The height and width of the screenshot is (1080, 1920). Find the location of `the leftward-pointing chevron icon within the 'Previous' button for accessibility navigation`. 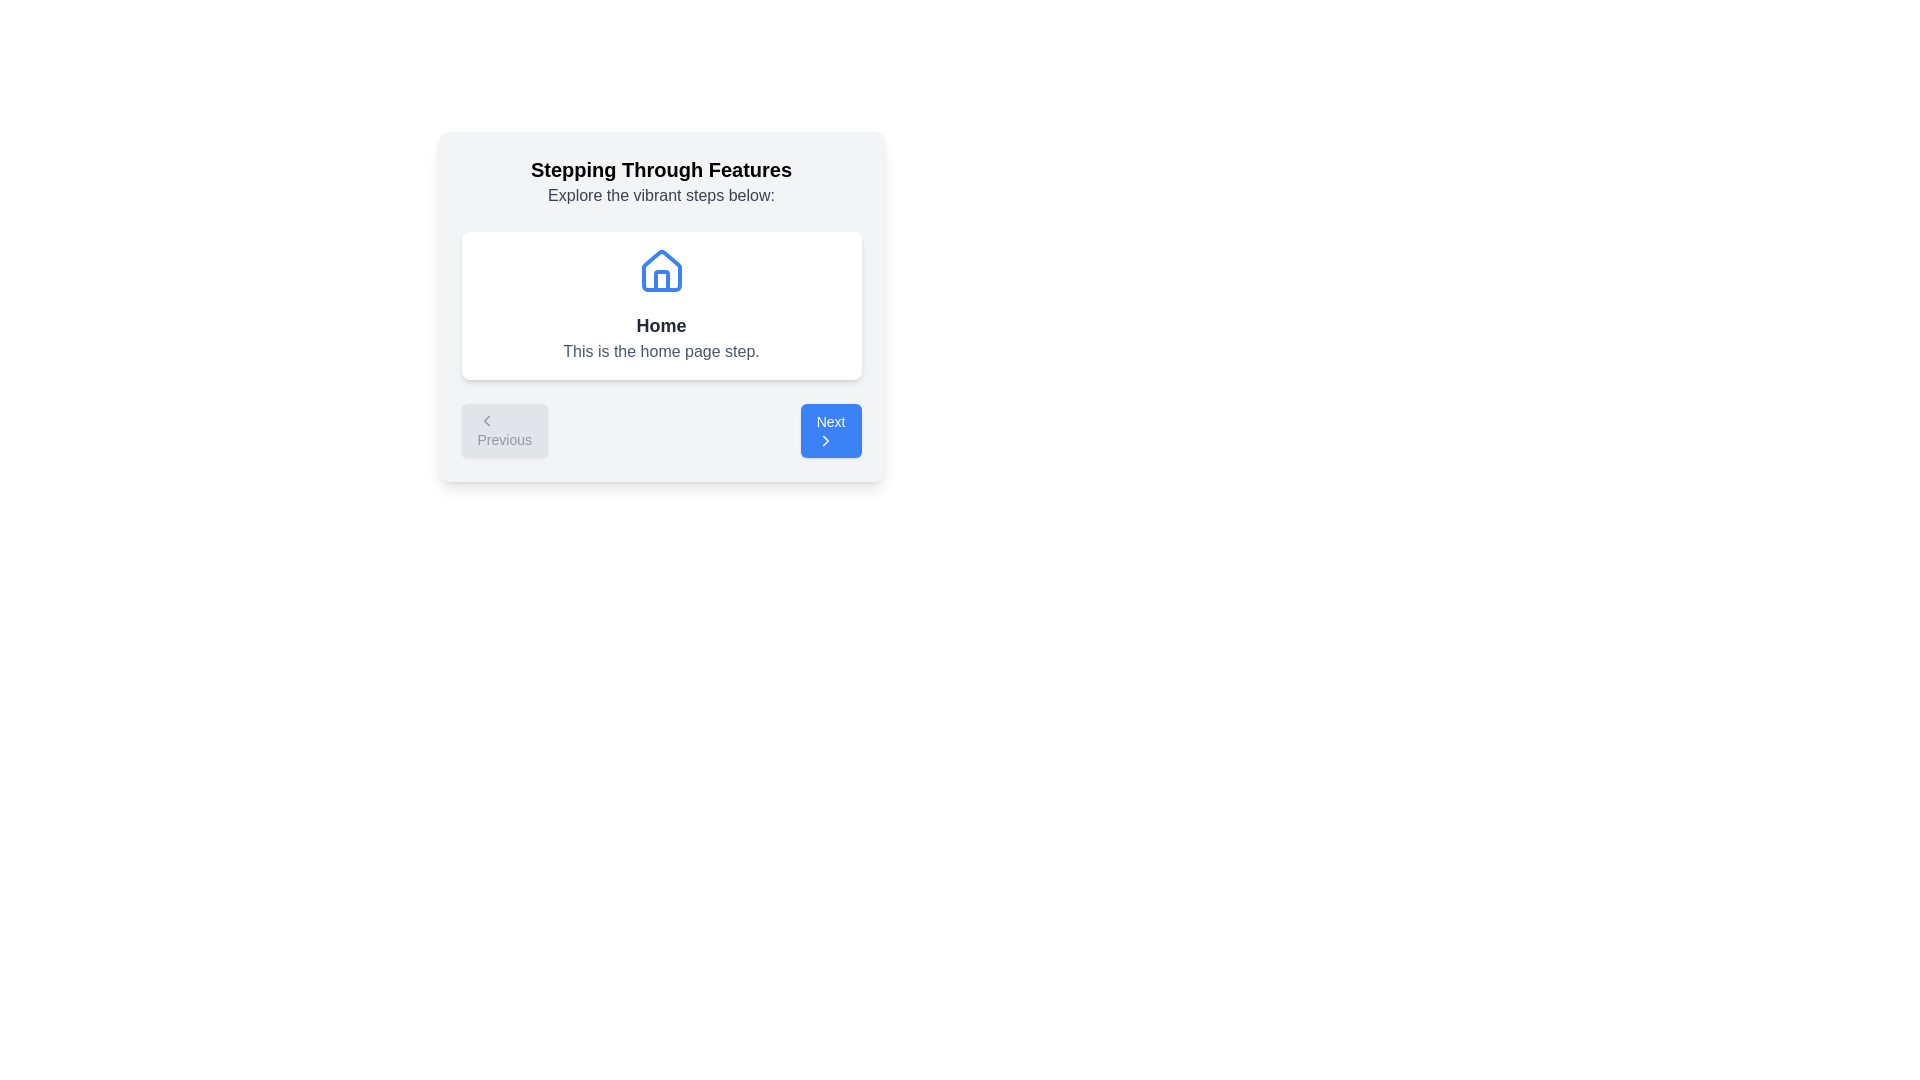

the leftward-pointing chevron icon within the 'Previous' button for accessibility navigation is located at coordinates (486, 419).